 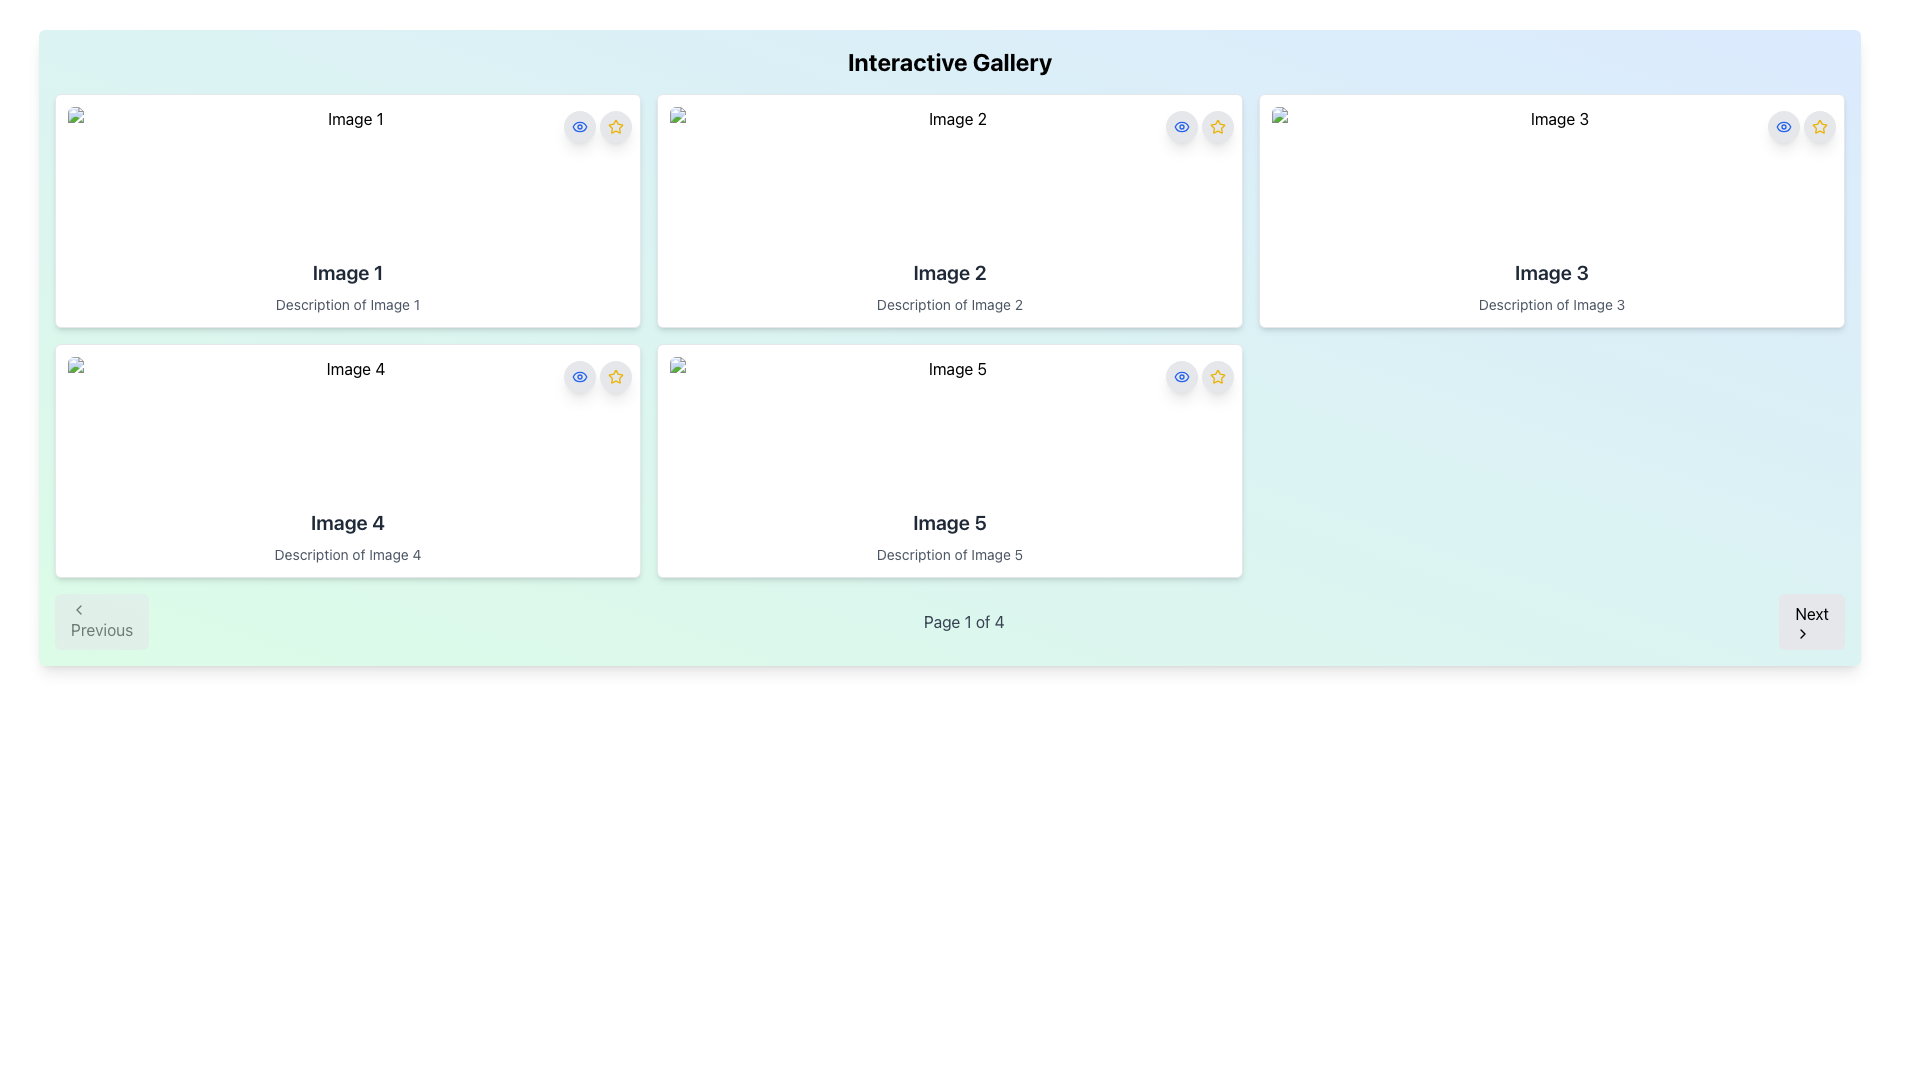 What do you see at coordinates (597, 127) in the screenshot?
I see `the left section of the Interactive Button Group located in the top-right corner of the card labeled 'Image 1'` at bounding box center [597, 127].